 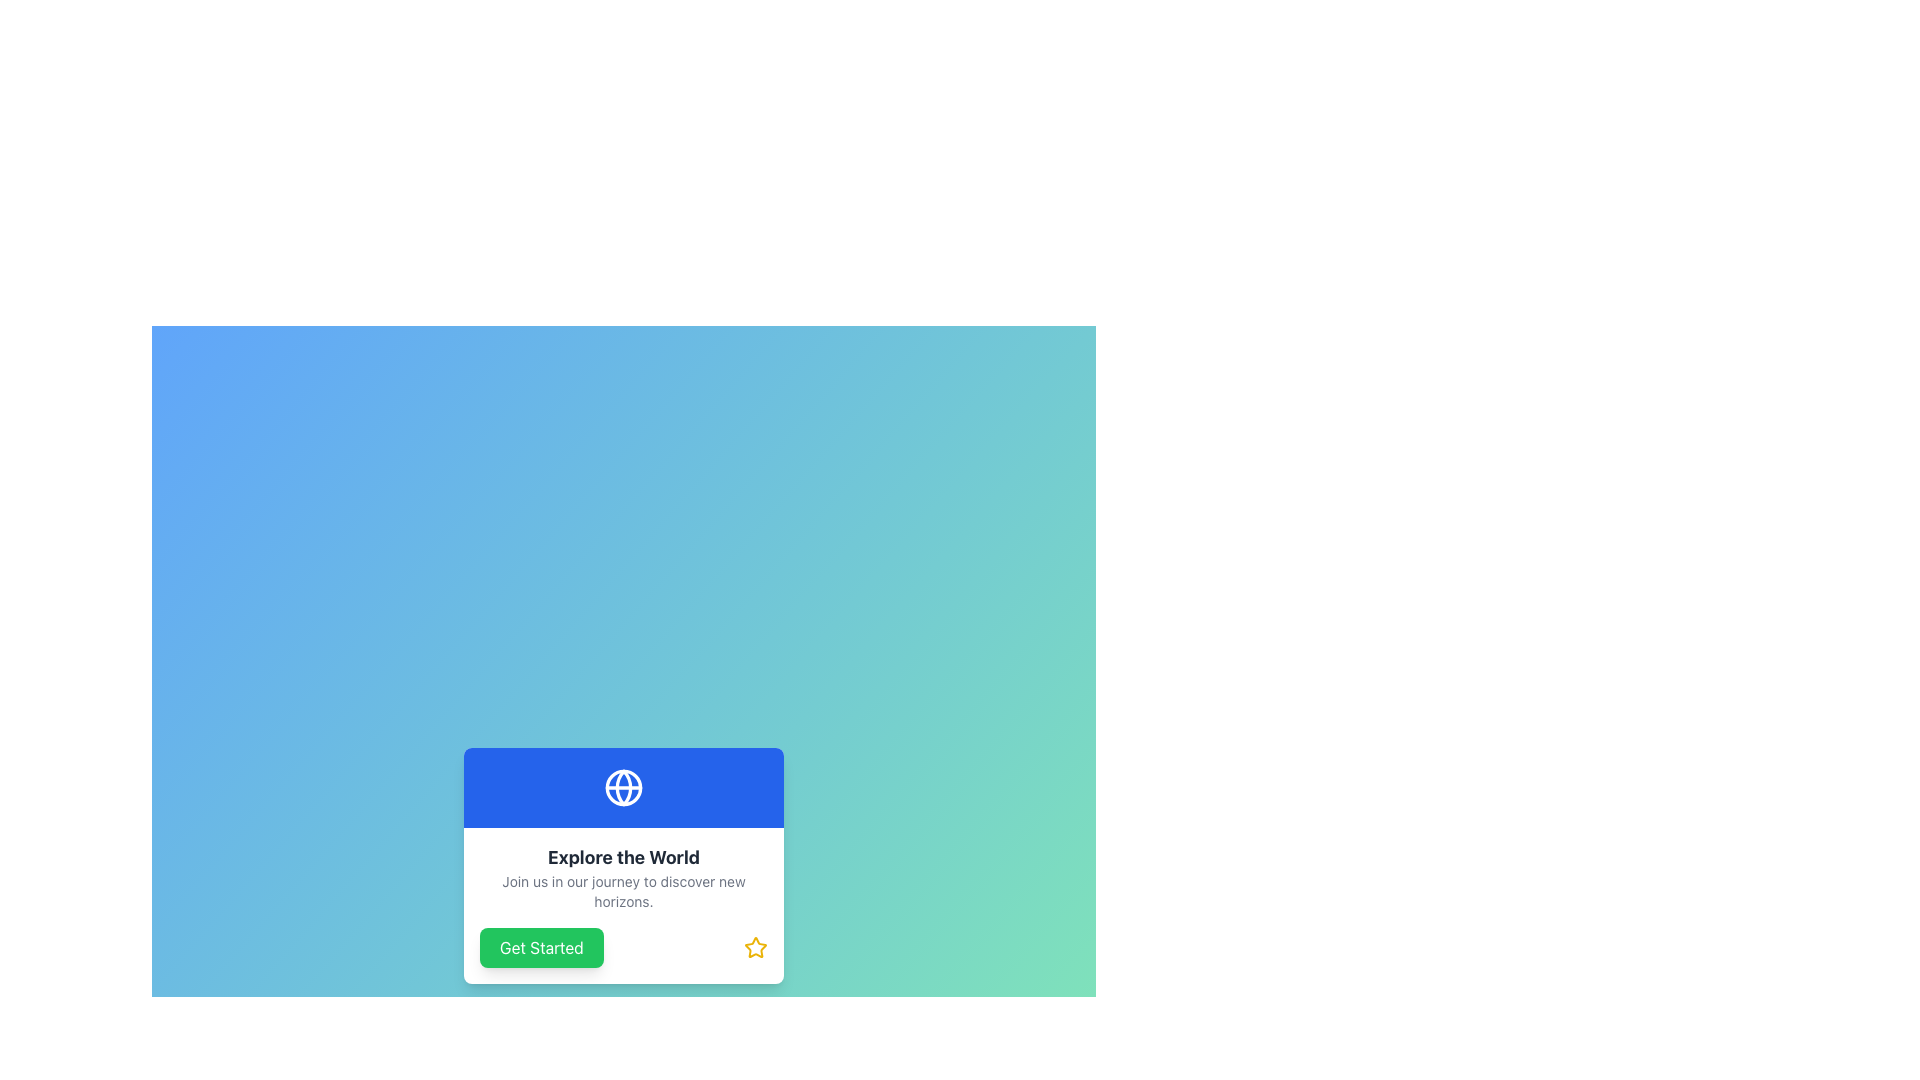 What do you see at coordinates (623, 890) in the screenshot?
I see `the text element that reads 'Join us in our journey to discover new horizons.', which is styled in a small font and gray color, located centrally below the title 'Explore the World'` at bounding box center [623, 890].